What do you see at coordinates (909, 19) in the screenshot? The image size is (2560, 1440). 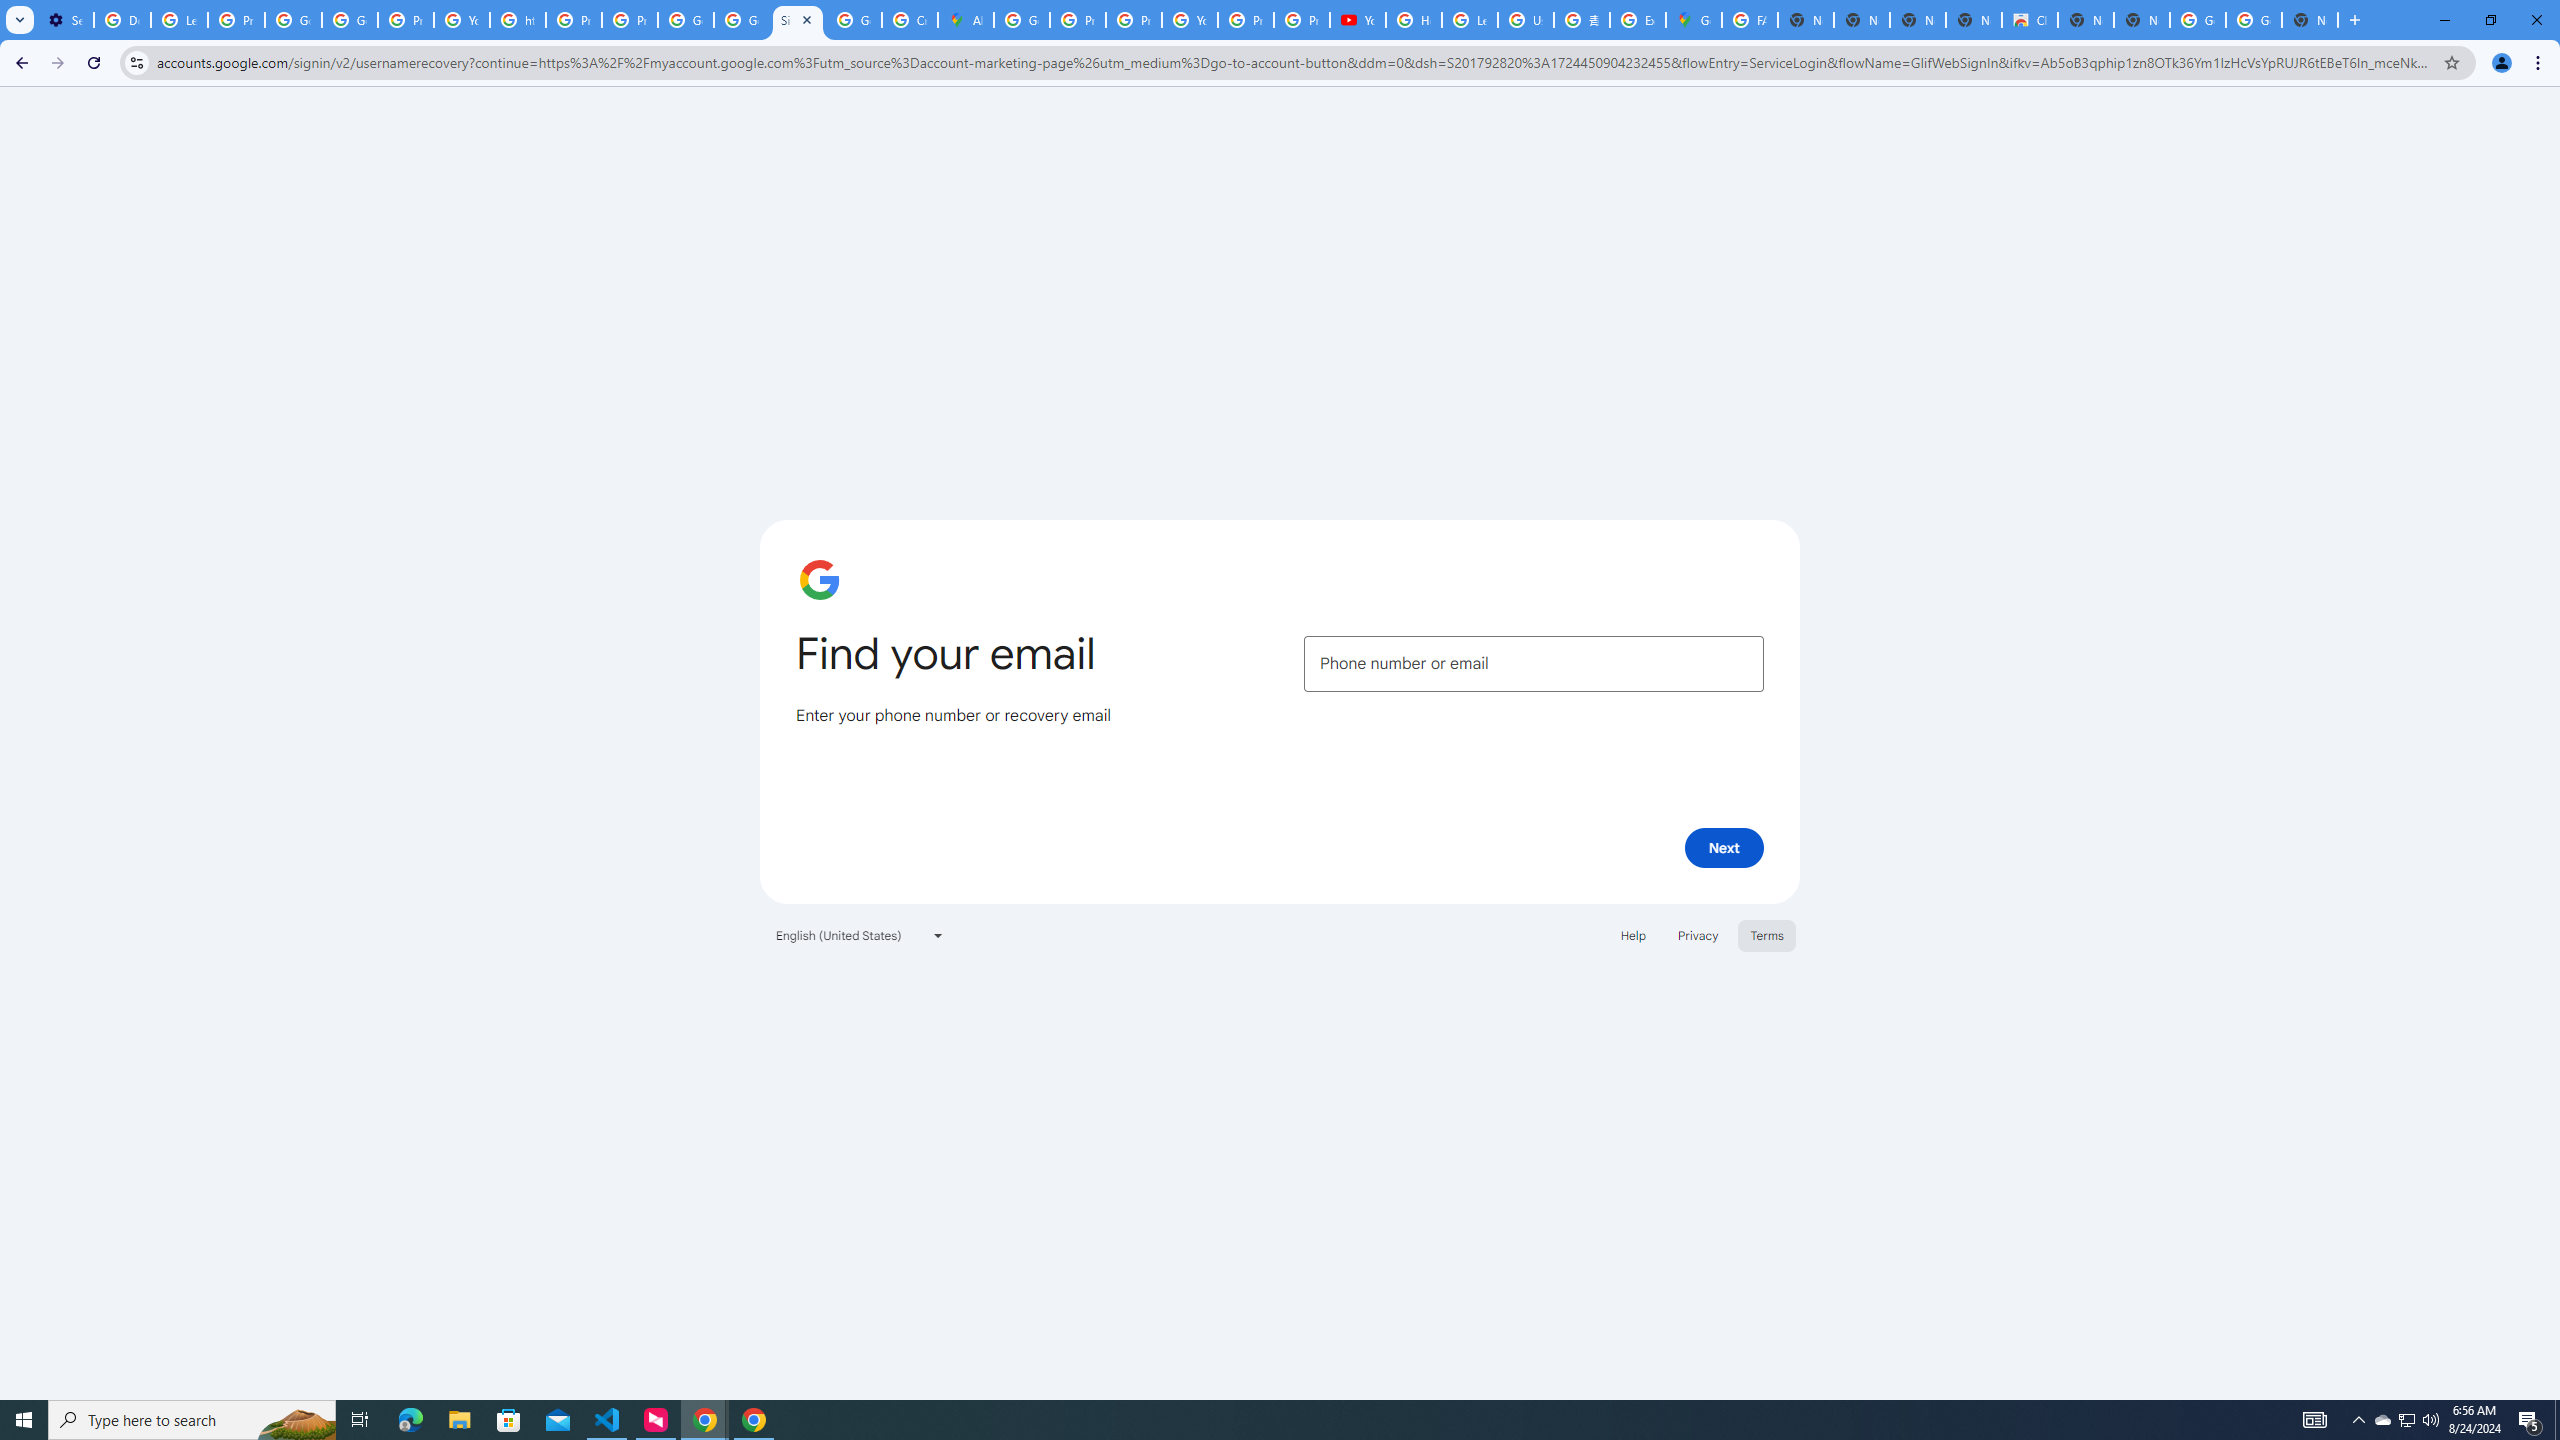 I see `'Create your Google Account'` at bounding box center [909, 19].